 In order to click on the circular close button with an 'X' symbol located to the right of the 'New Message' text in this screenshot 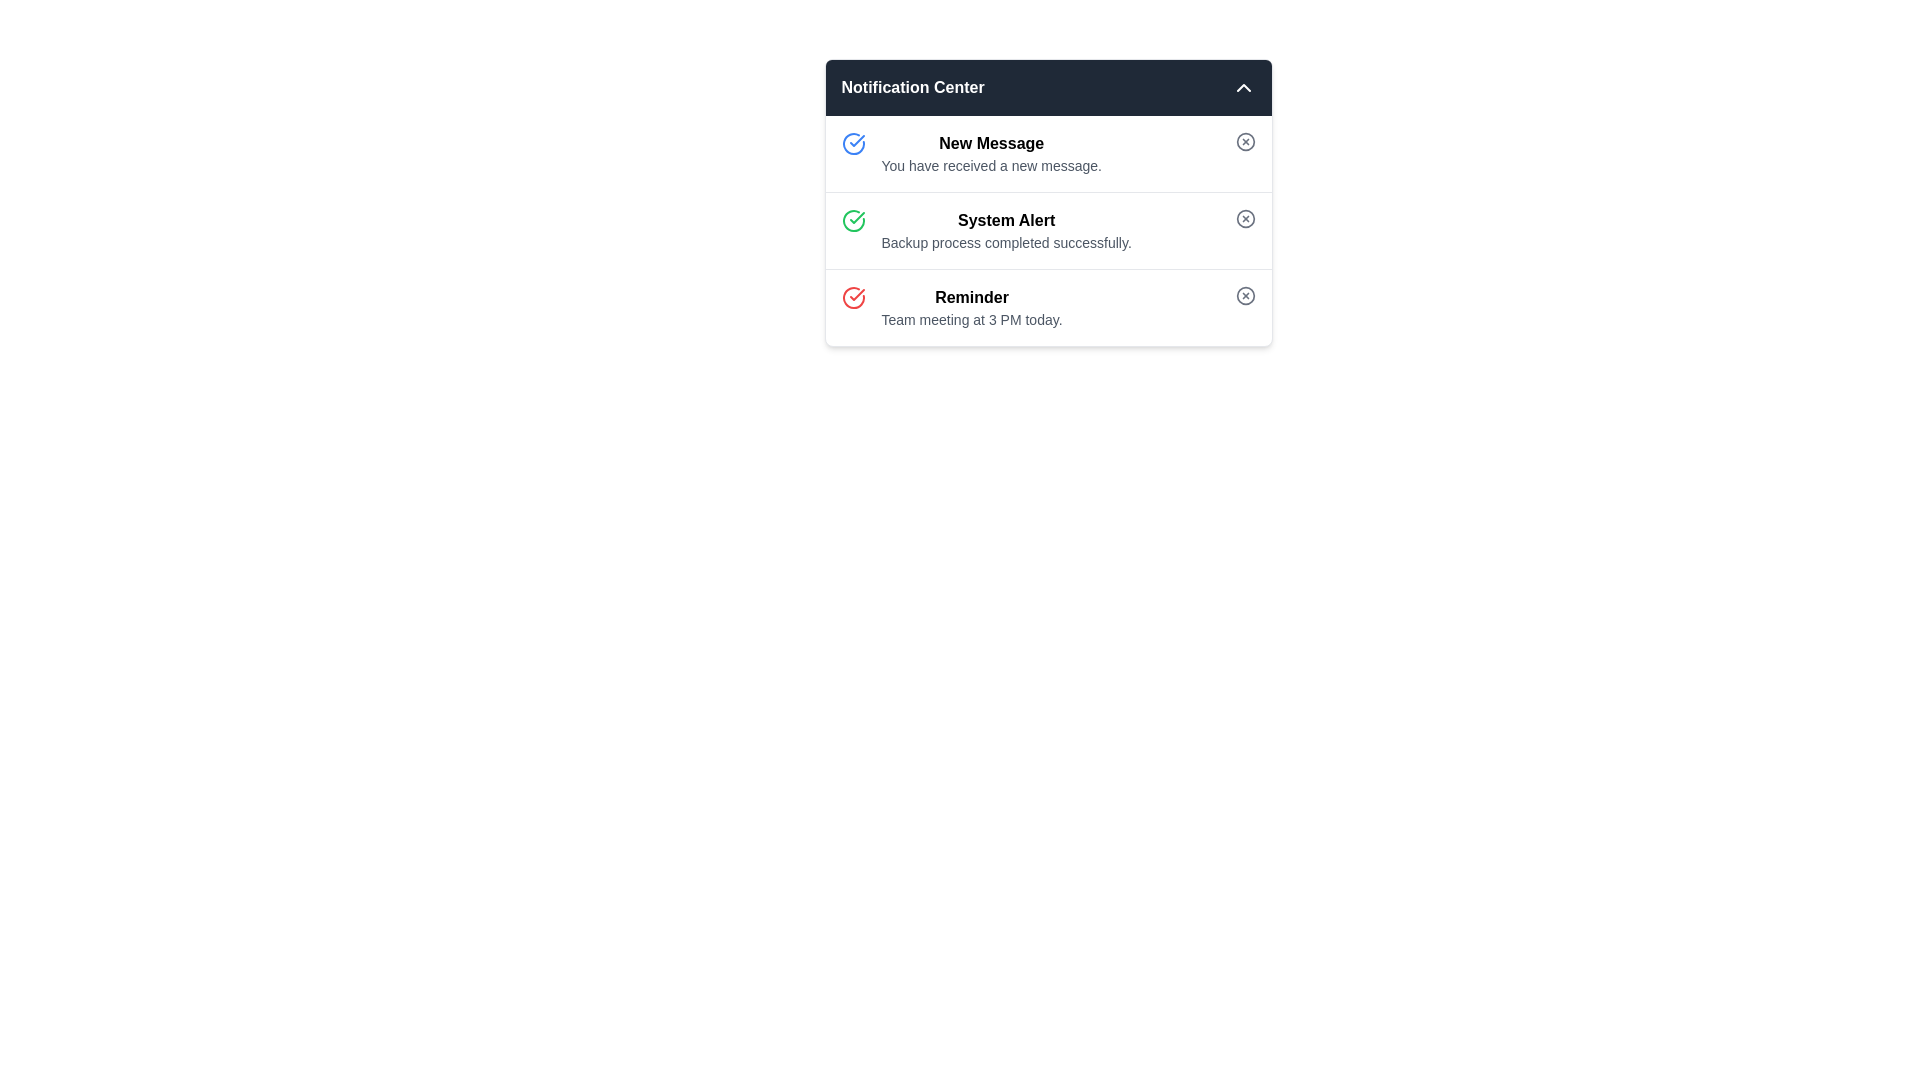, I will do `click(1244, 141)`.